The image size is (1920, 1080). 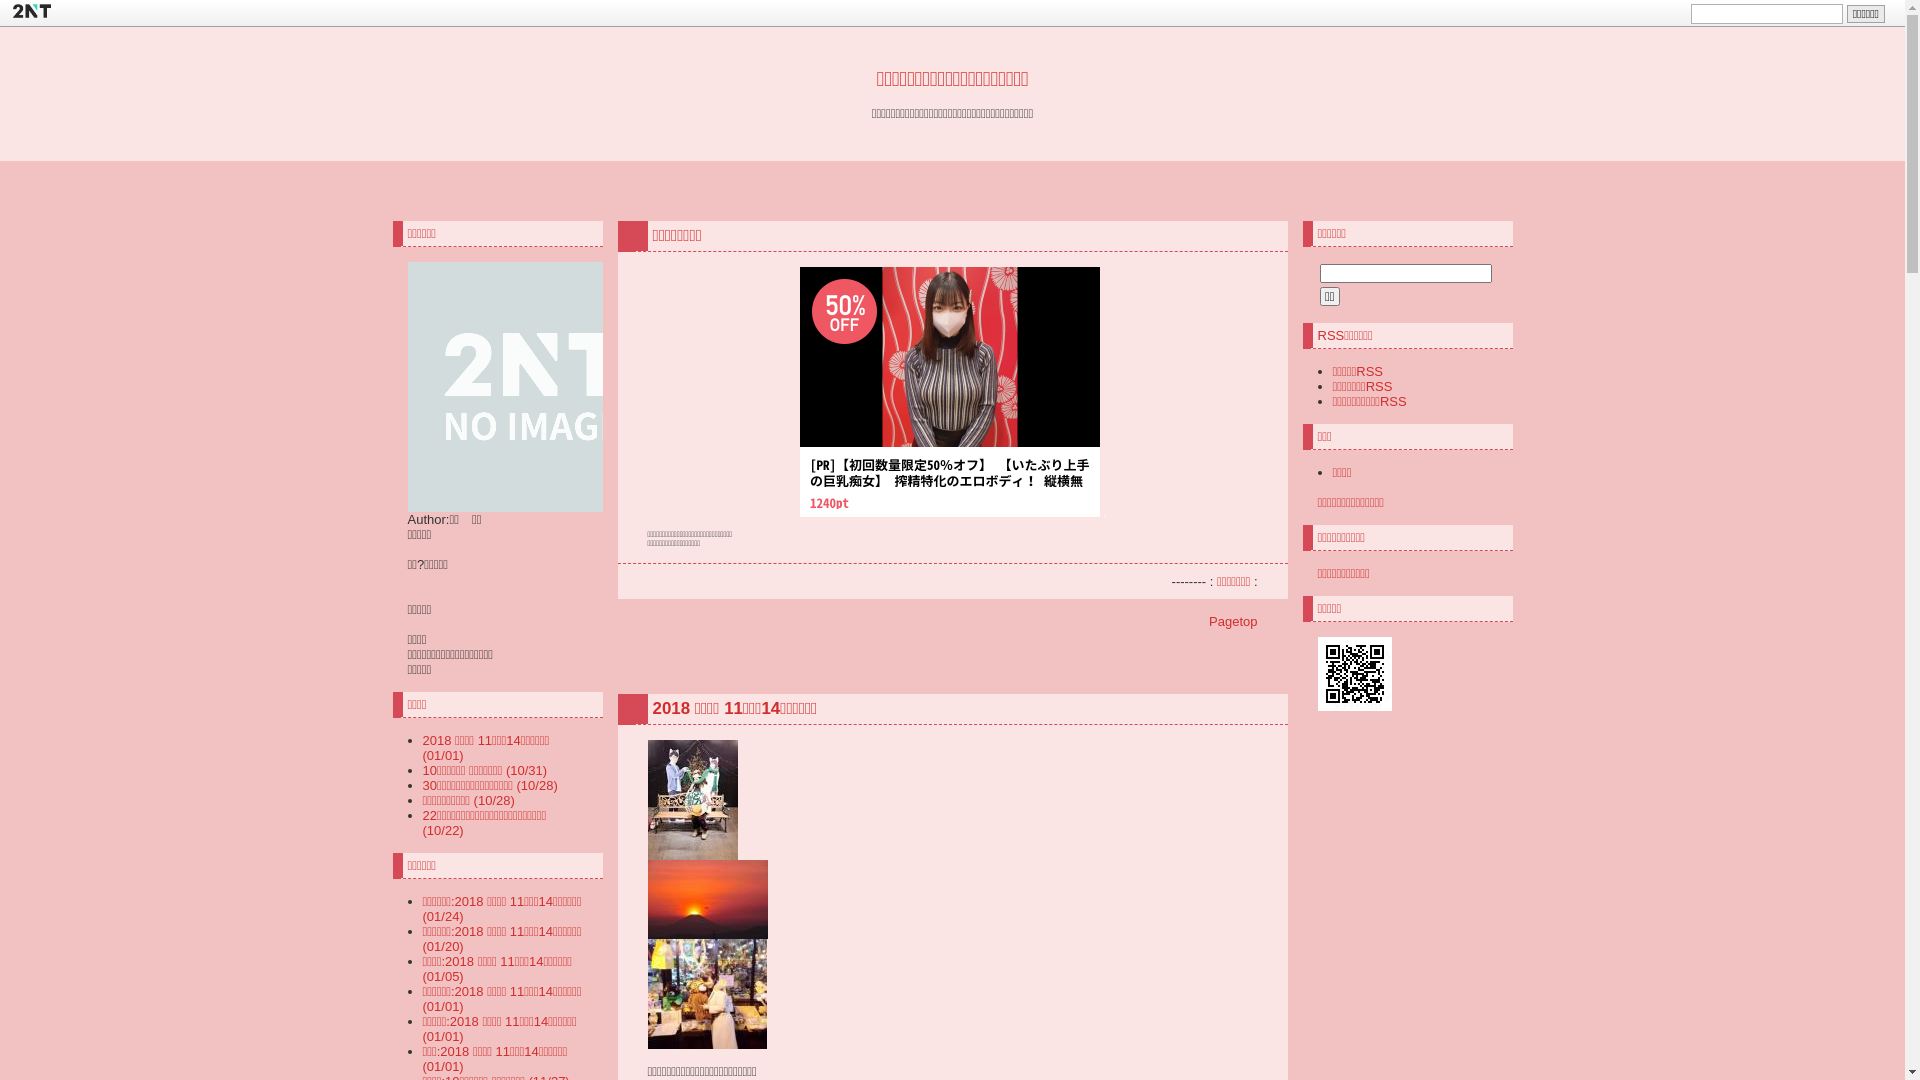 What do you see at coordinates (1208, 620) in the screenshot?
I see `'Pagetop'` at bounding box center [1208, 620].